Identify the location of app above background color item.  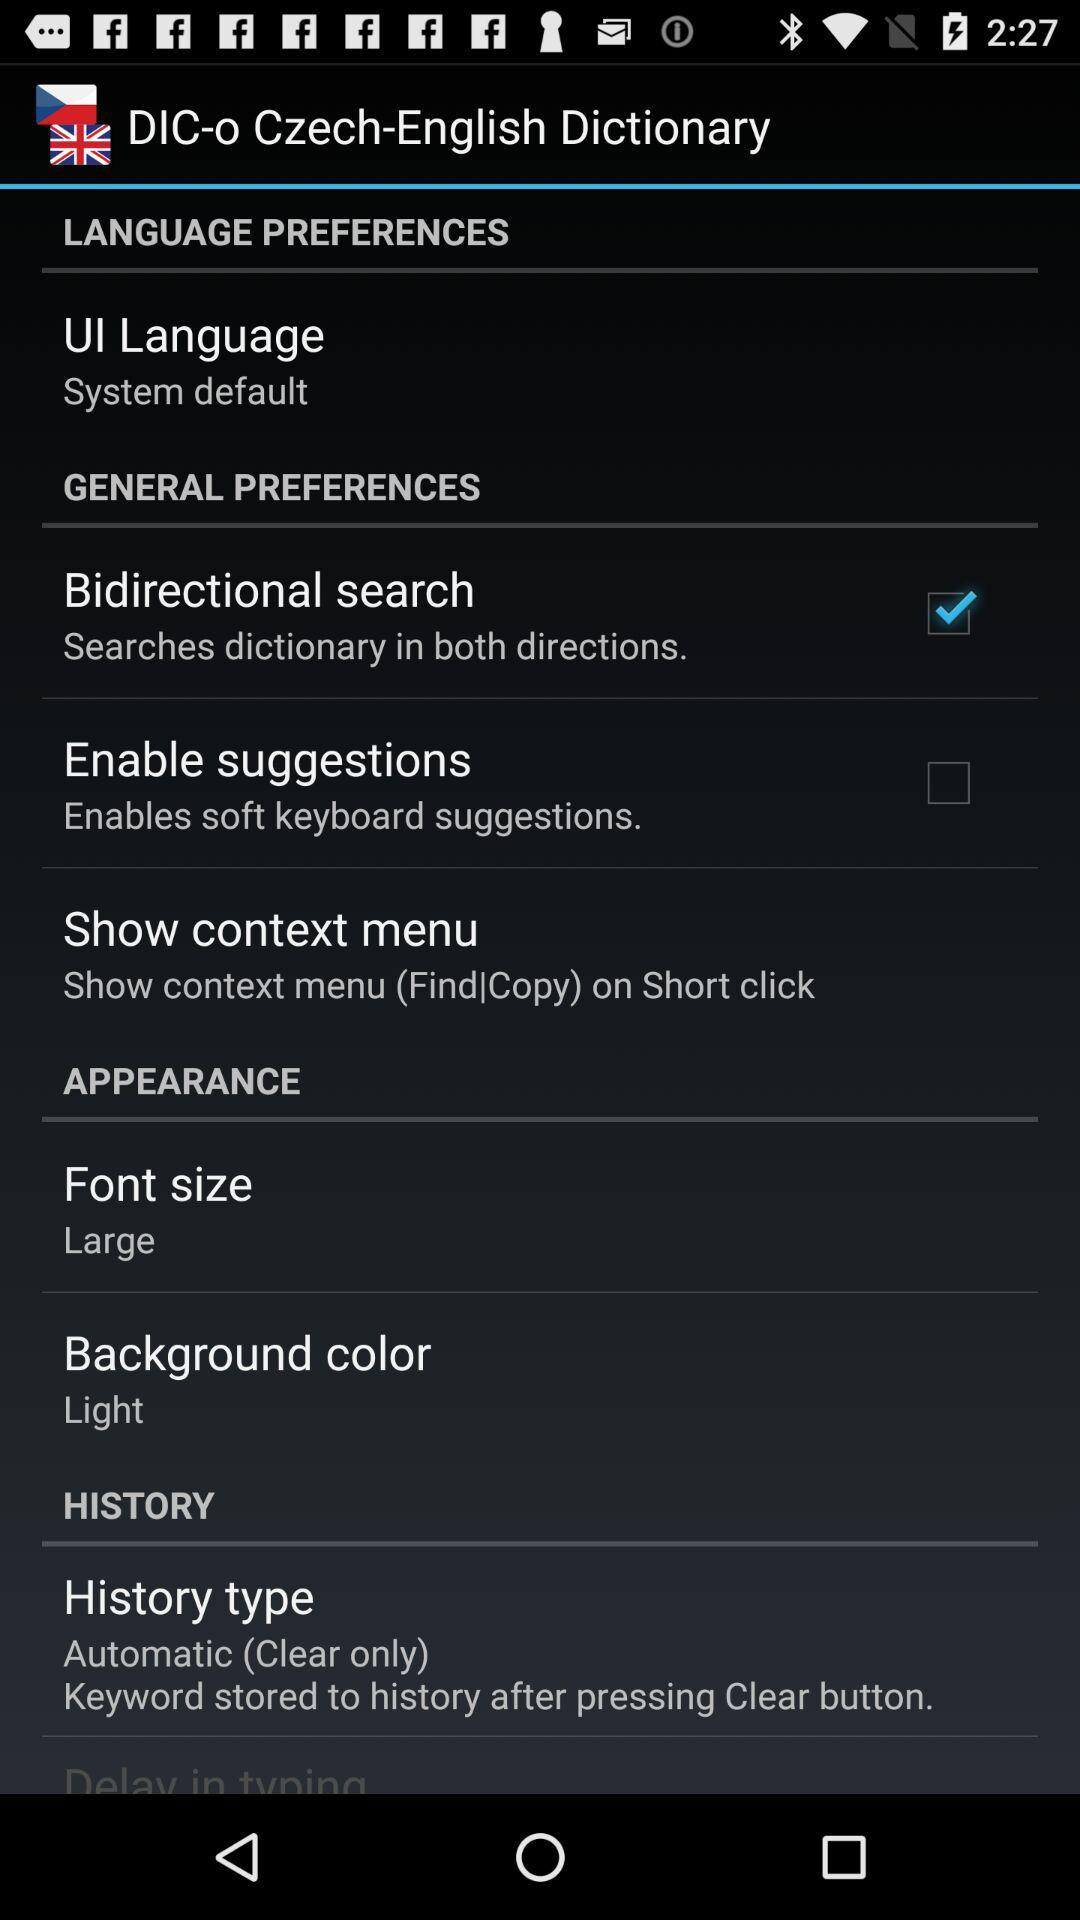
(109, 1237).